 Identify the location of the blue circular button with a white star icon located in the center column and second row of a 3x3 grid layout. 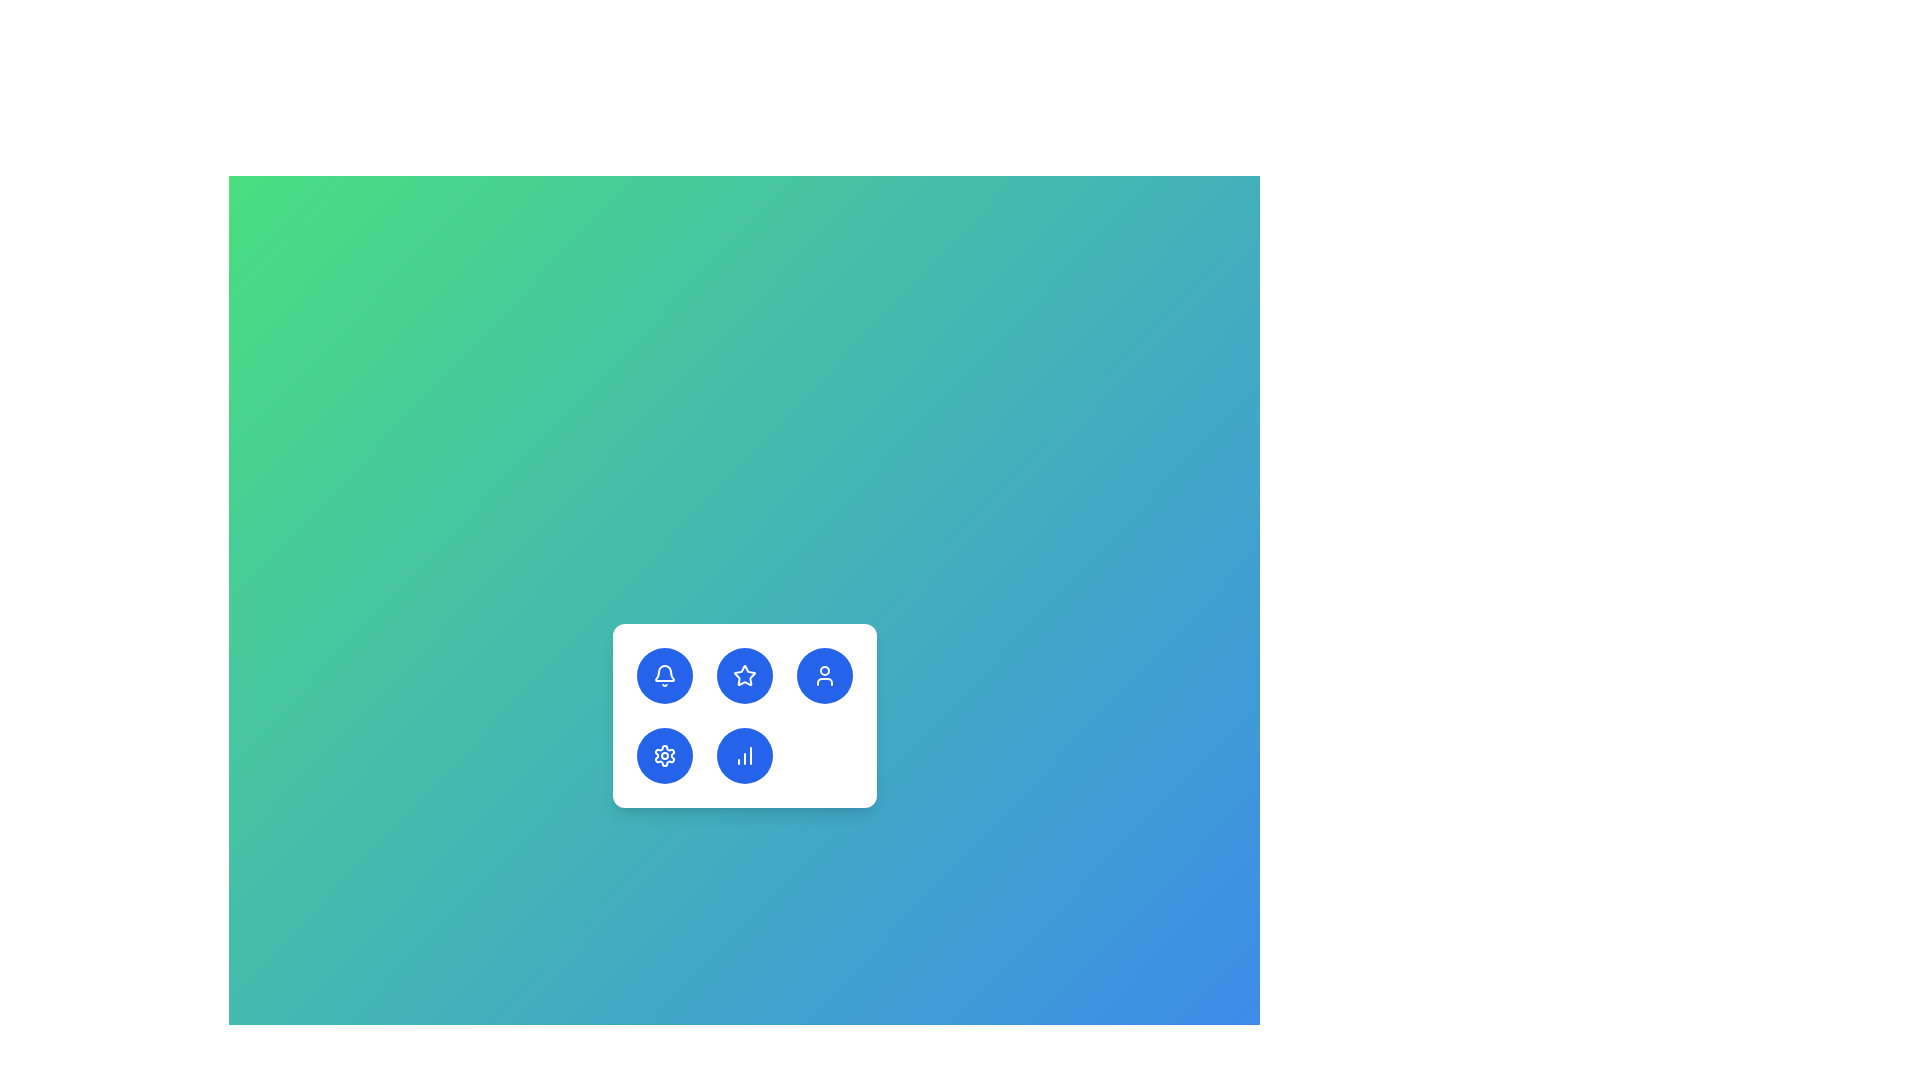
(743, 675).